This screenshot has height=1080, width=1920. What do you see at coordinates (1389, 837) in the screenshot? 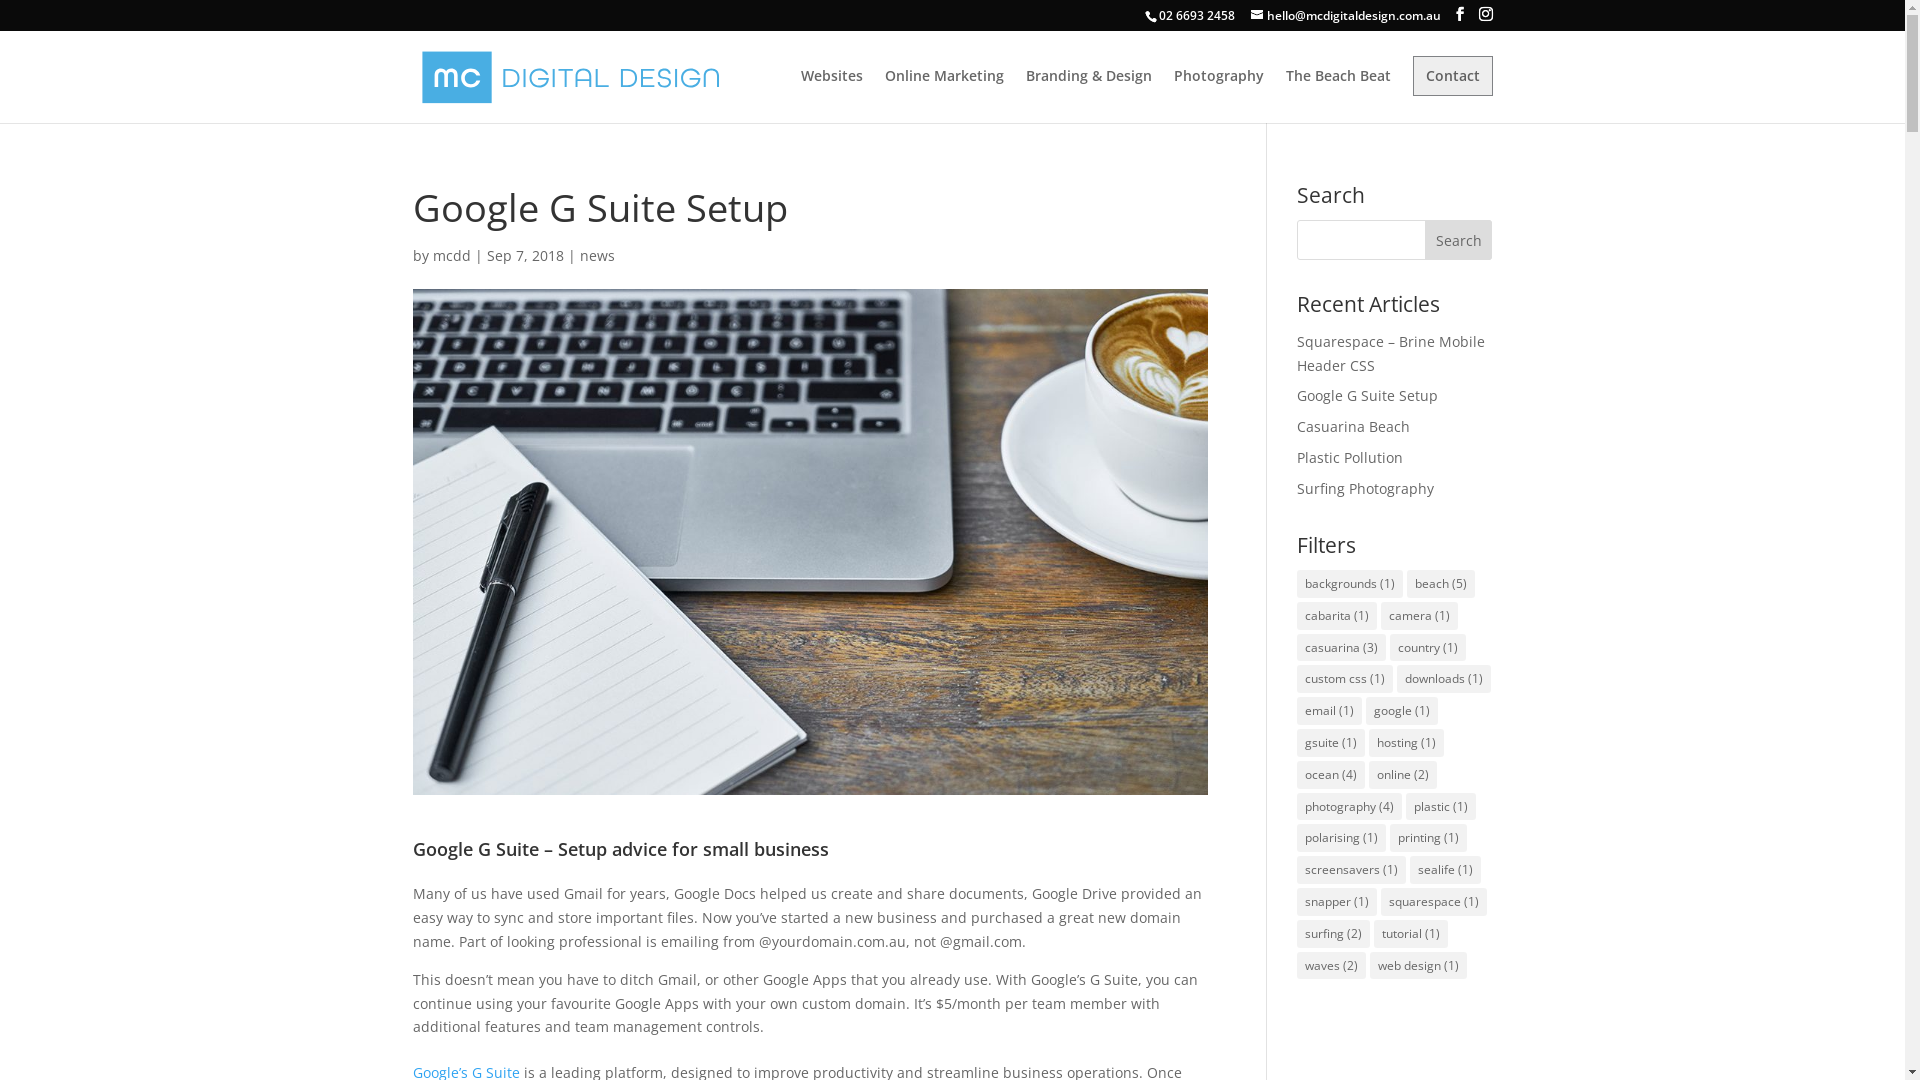
I see `'printing (1)'` at bounding box center [1389, 837].